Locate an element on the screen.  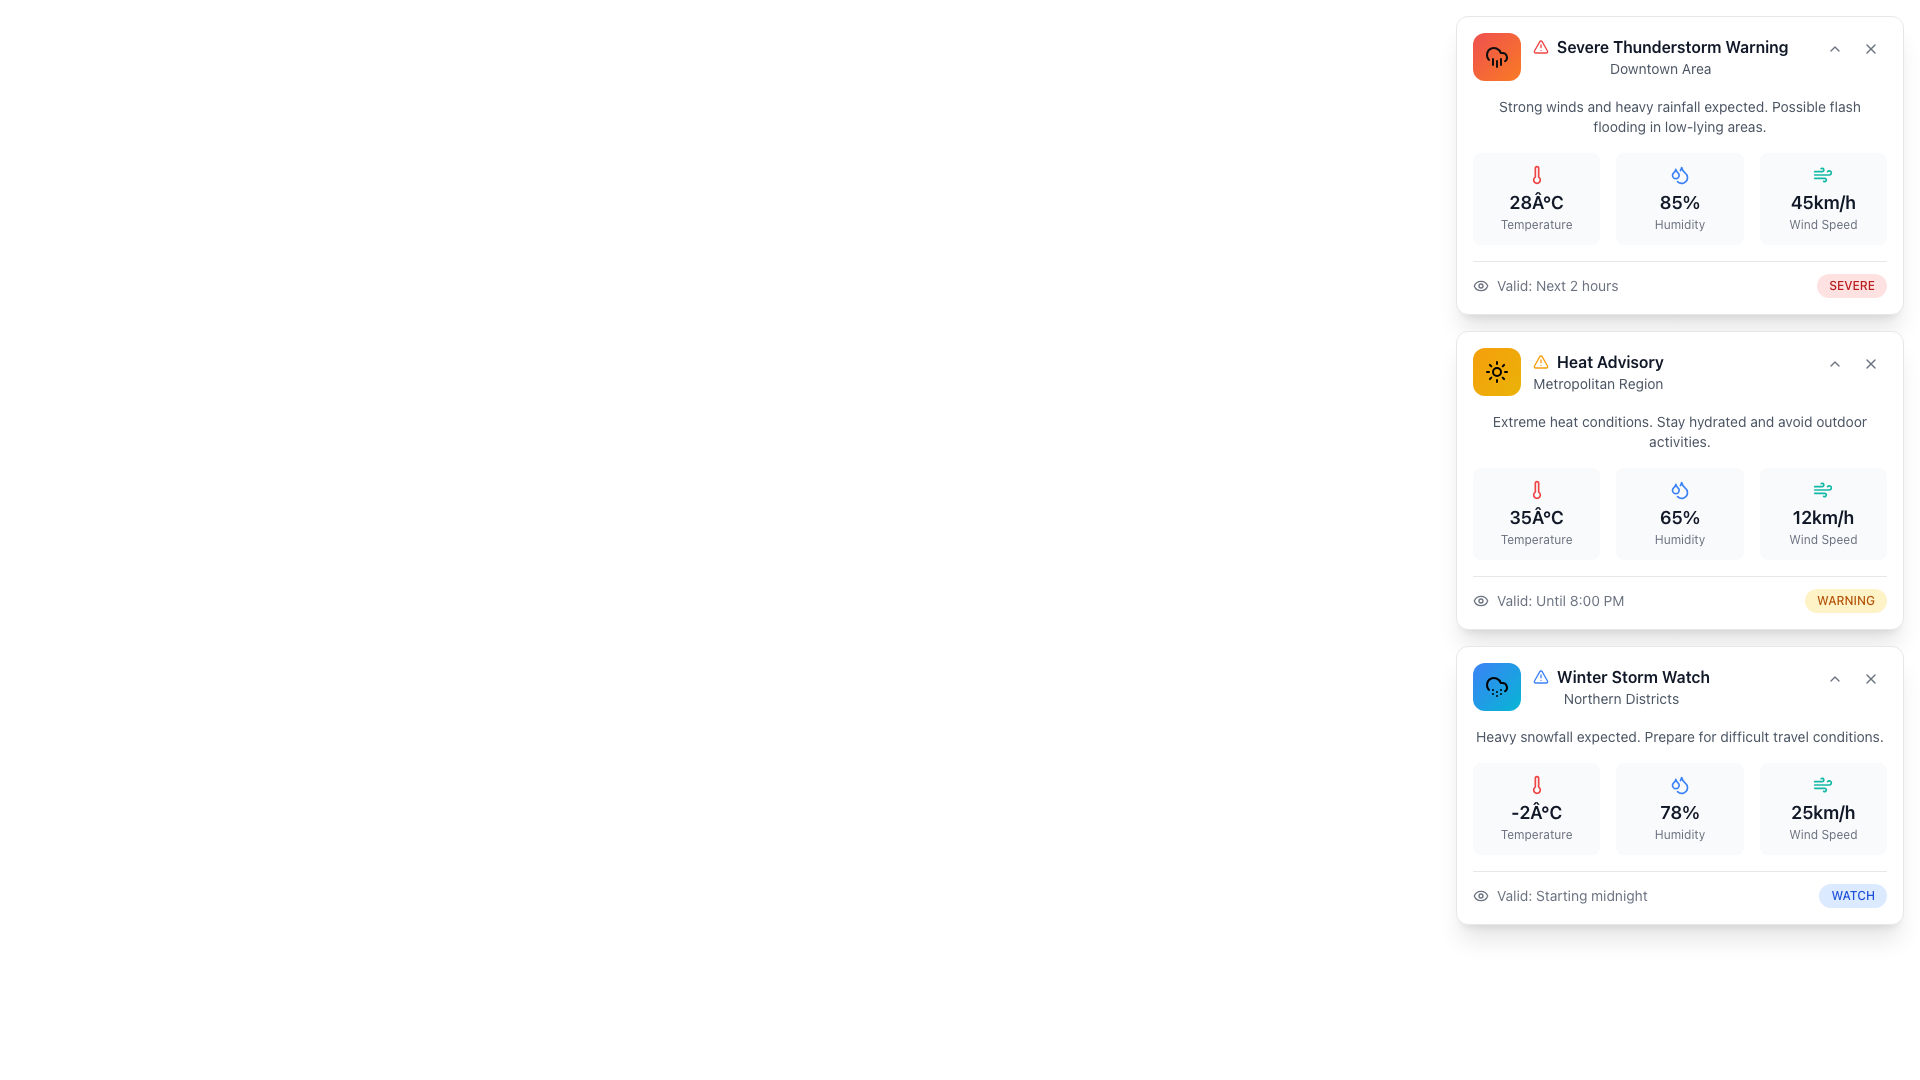
the small triangular arrow icon located at the top-right corner of the 'Severe Thunderstorm Warning' card is located at coordinates (1834, 48).